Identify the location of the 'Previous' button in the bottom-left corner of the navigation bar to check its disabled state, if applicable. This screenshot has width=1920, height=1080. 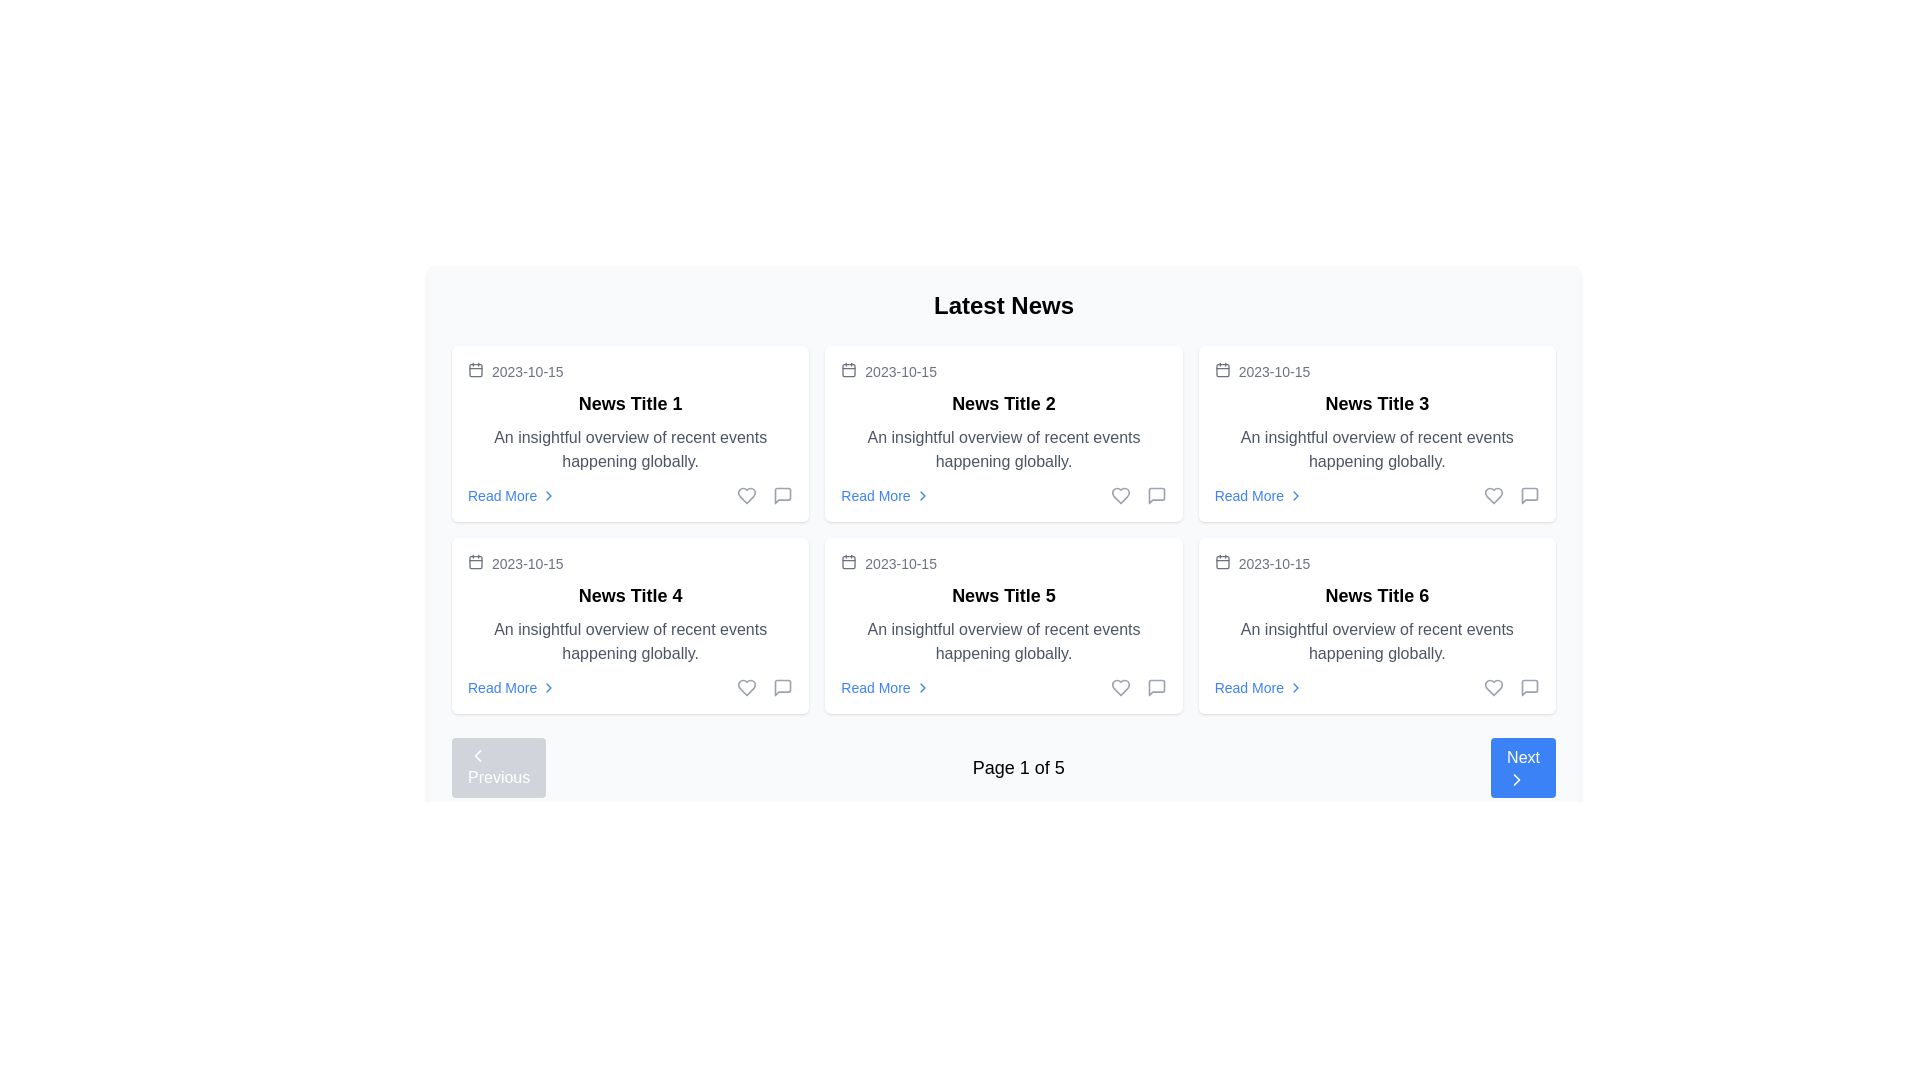
(499, 766).